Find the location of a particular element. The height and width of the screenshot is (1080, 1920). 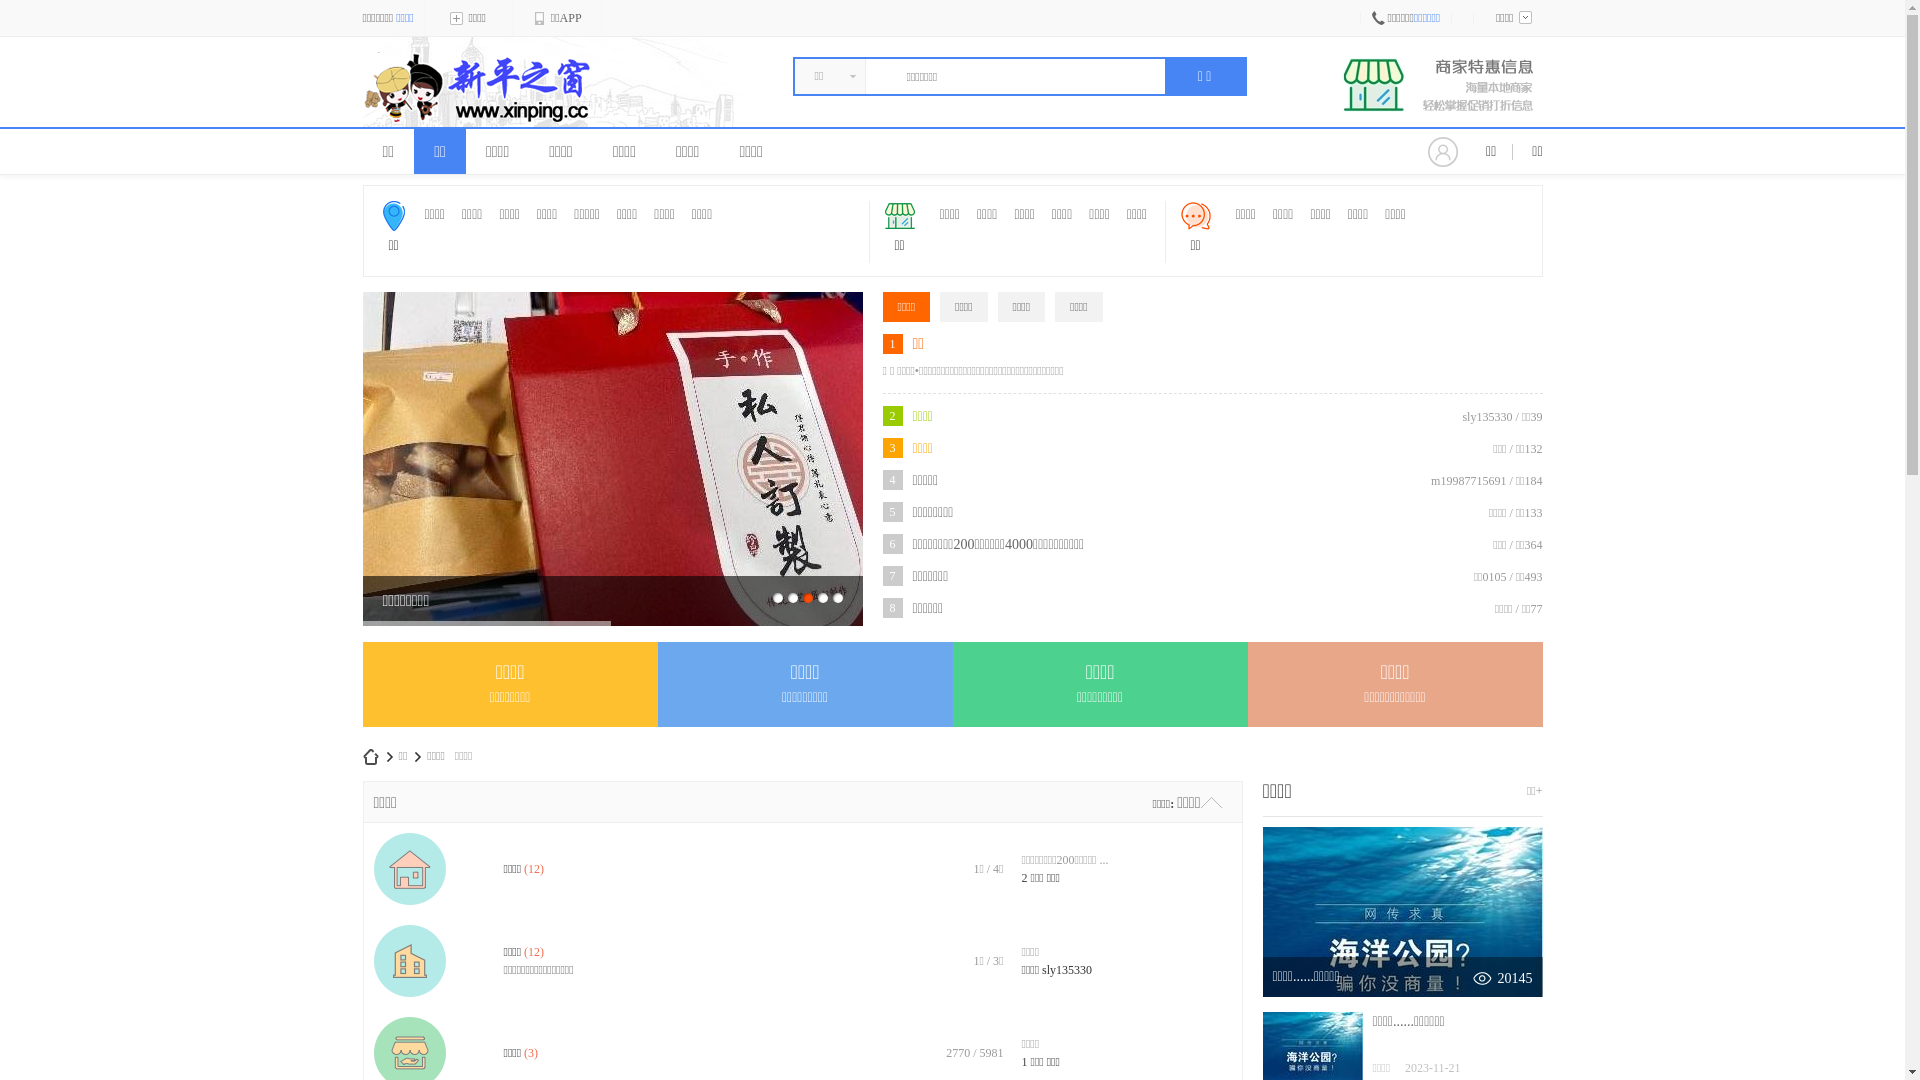

'sly135330' is located at coordinates (1040, 968).